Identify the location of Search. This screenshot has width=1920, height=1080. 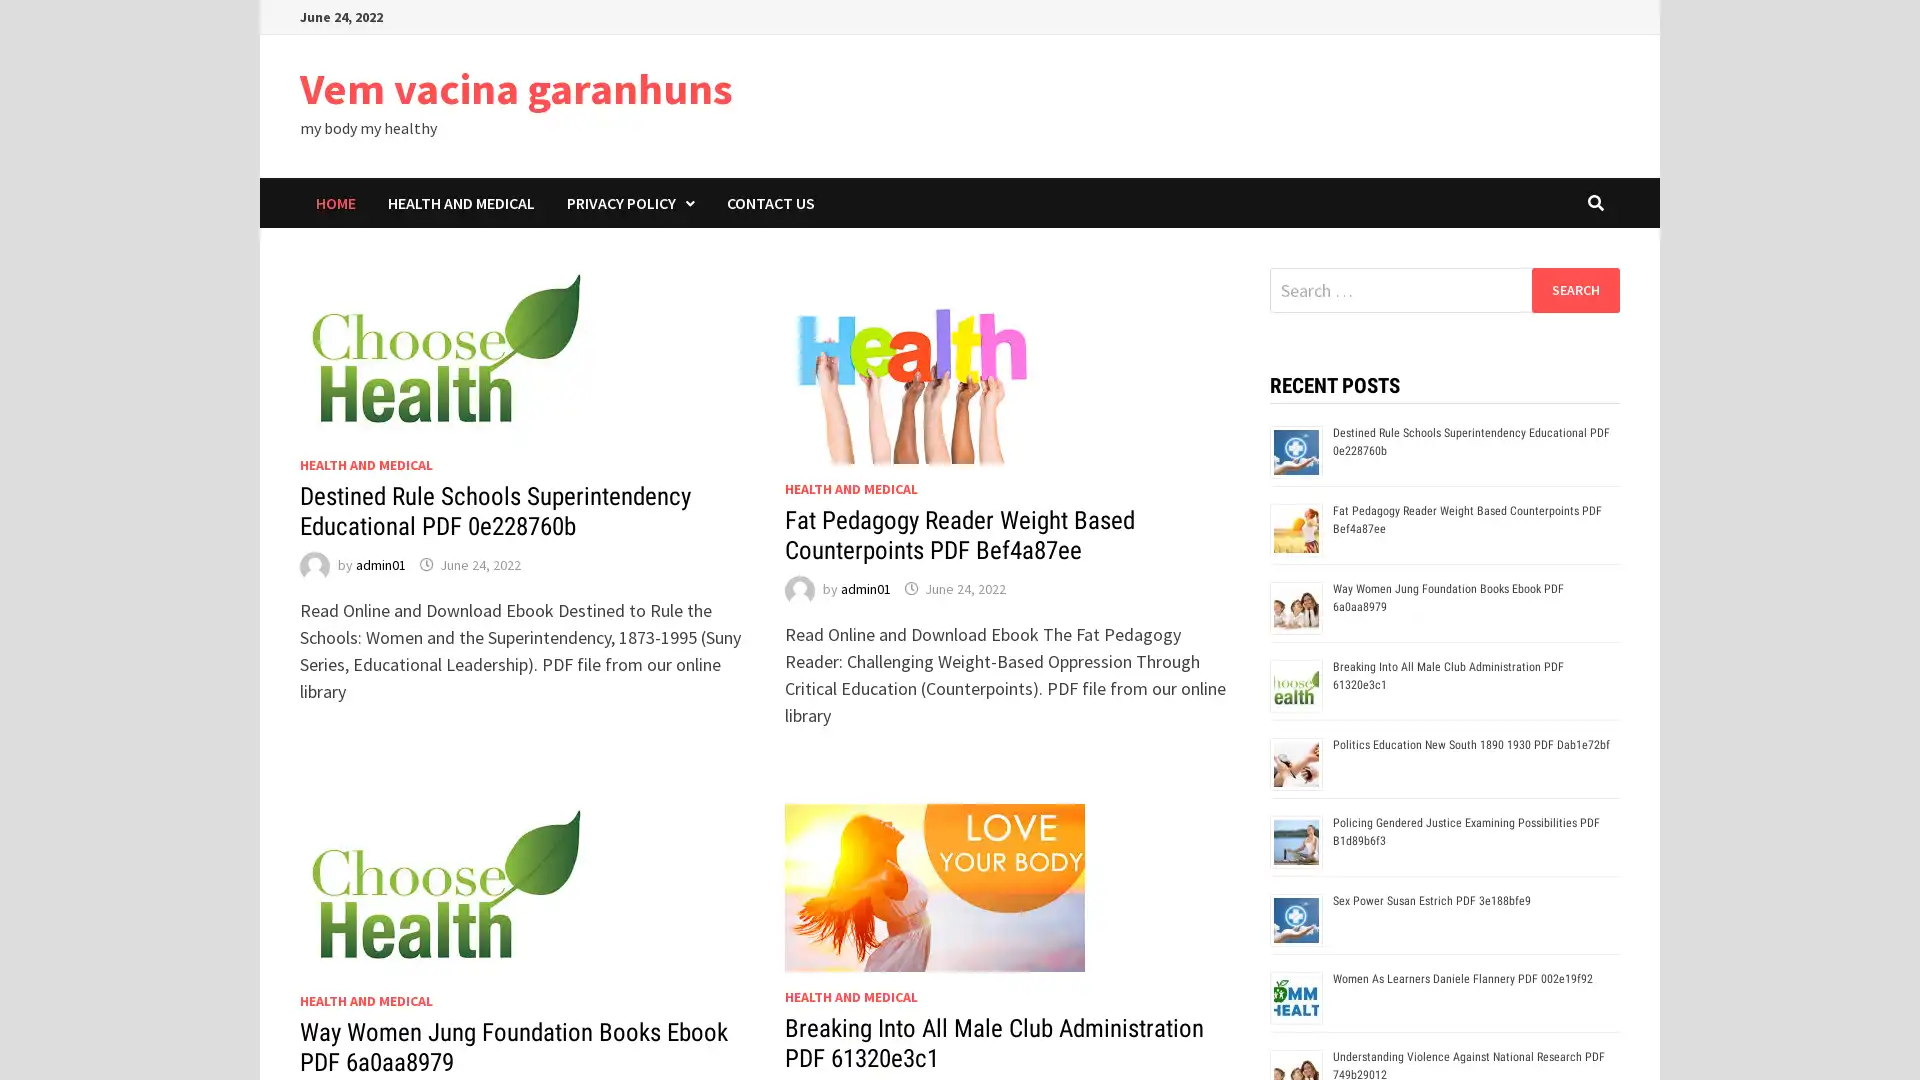
(1574, 289).